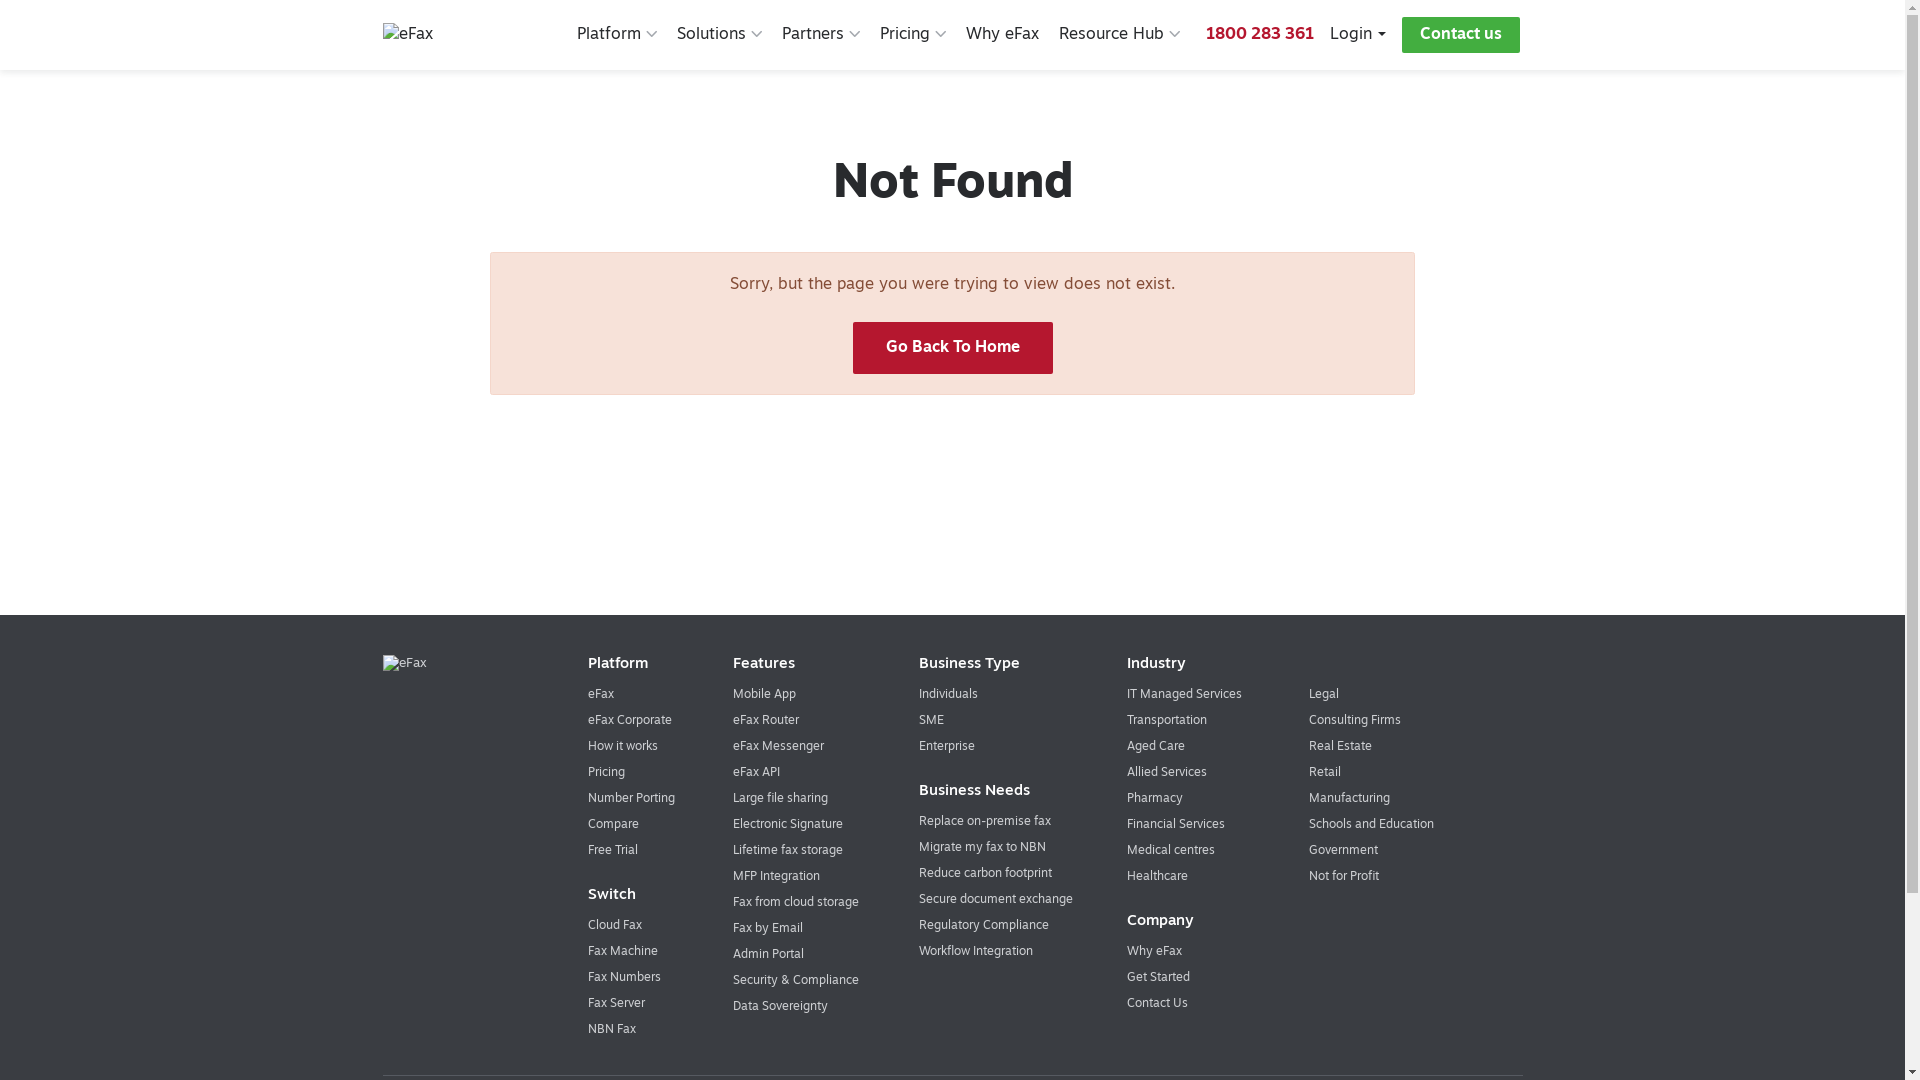 This screenshot has width=1920, height=1080. Describe the element at coordinates (996, 898) in the screenshot. I see `'Secure document exchange'` at that location.